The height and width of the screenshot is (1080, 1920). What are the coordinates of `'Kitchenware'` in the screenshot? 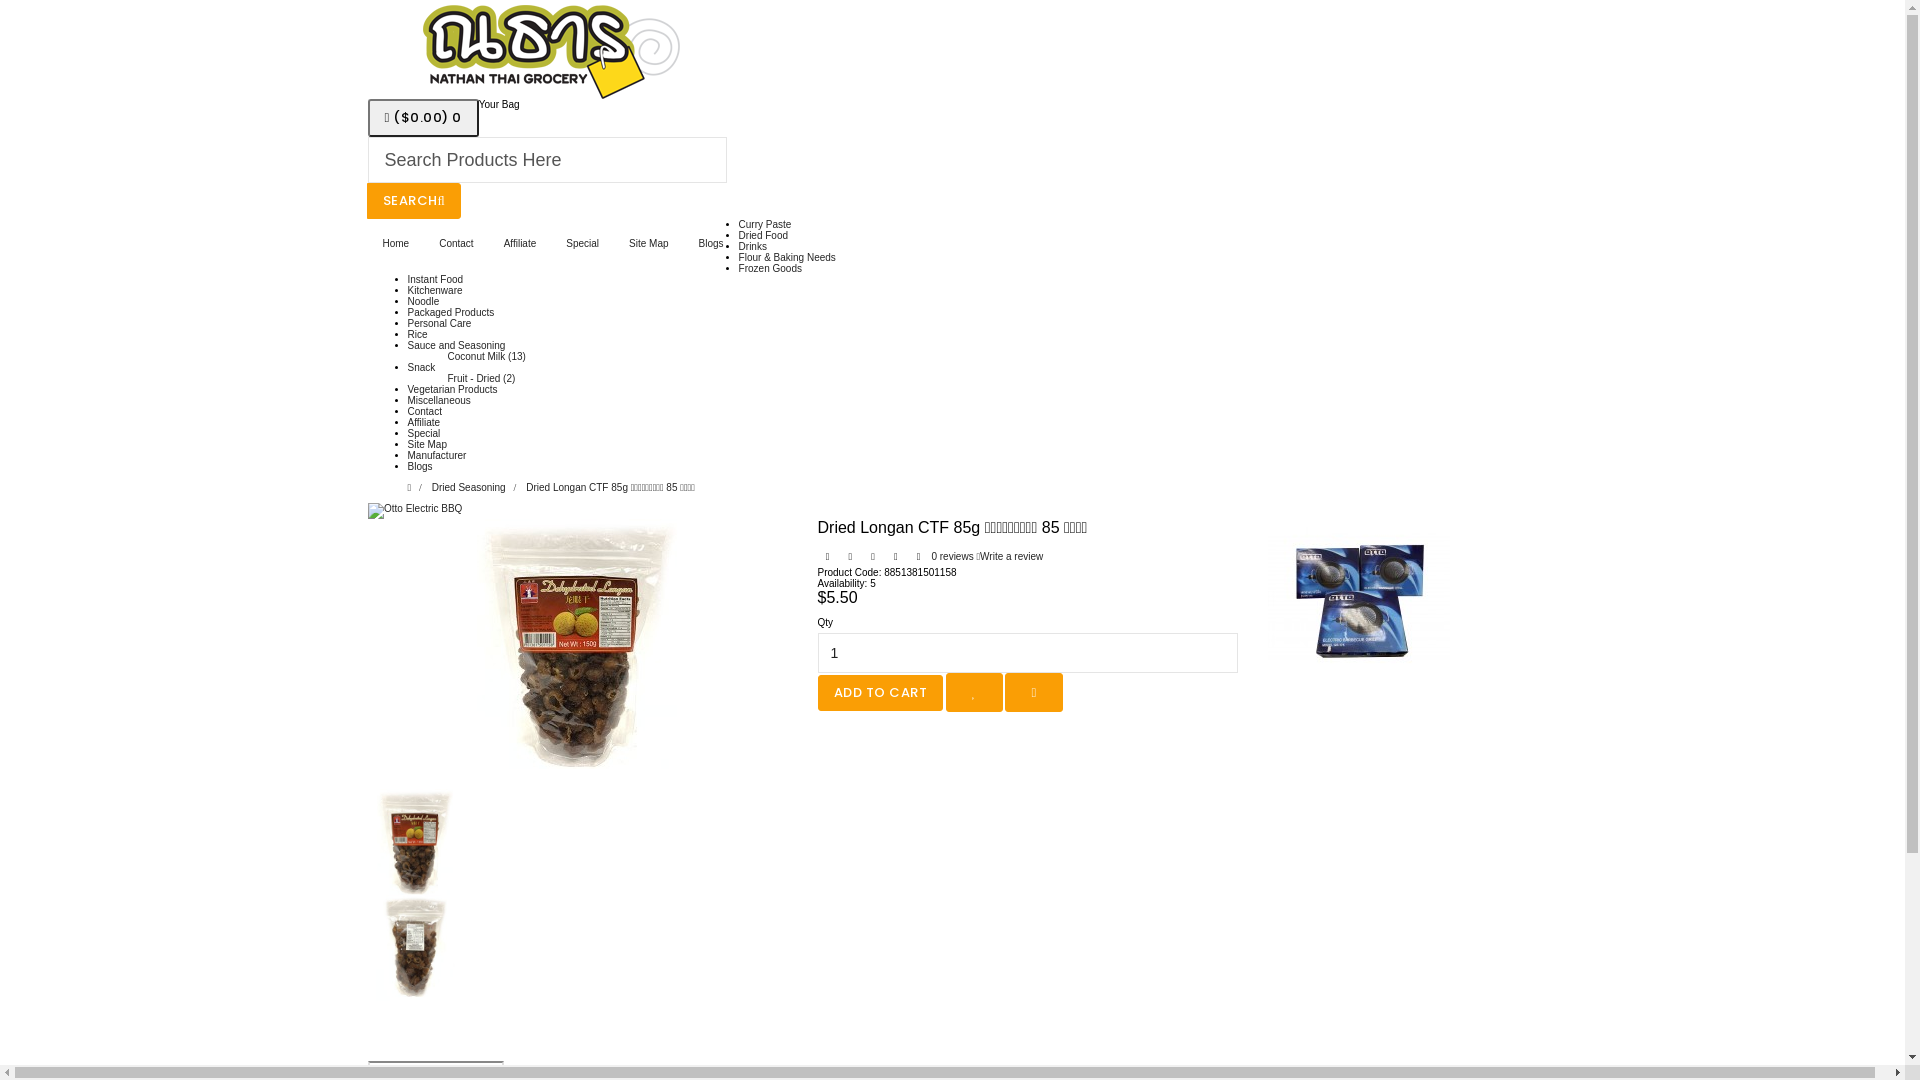 It's located at (407, 290).